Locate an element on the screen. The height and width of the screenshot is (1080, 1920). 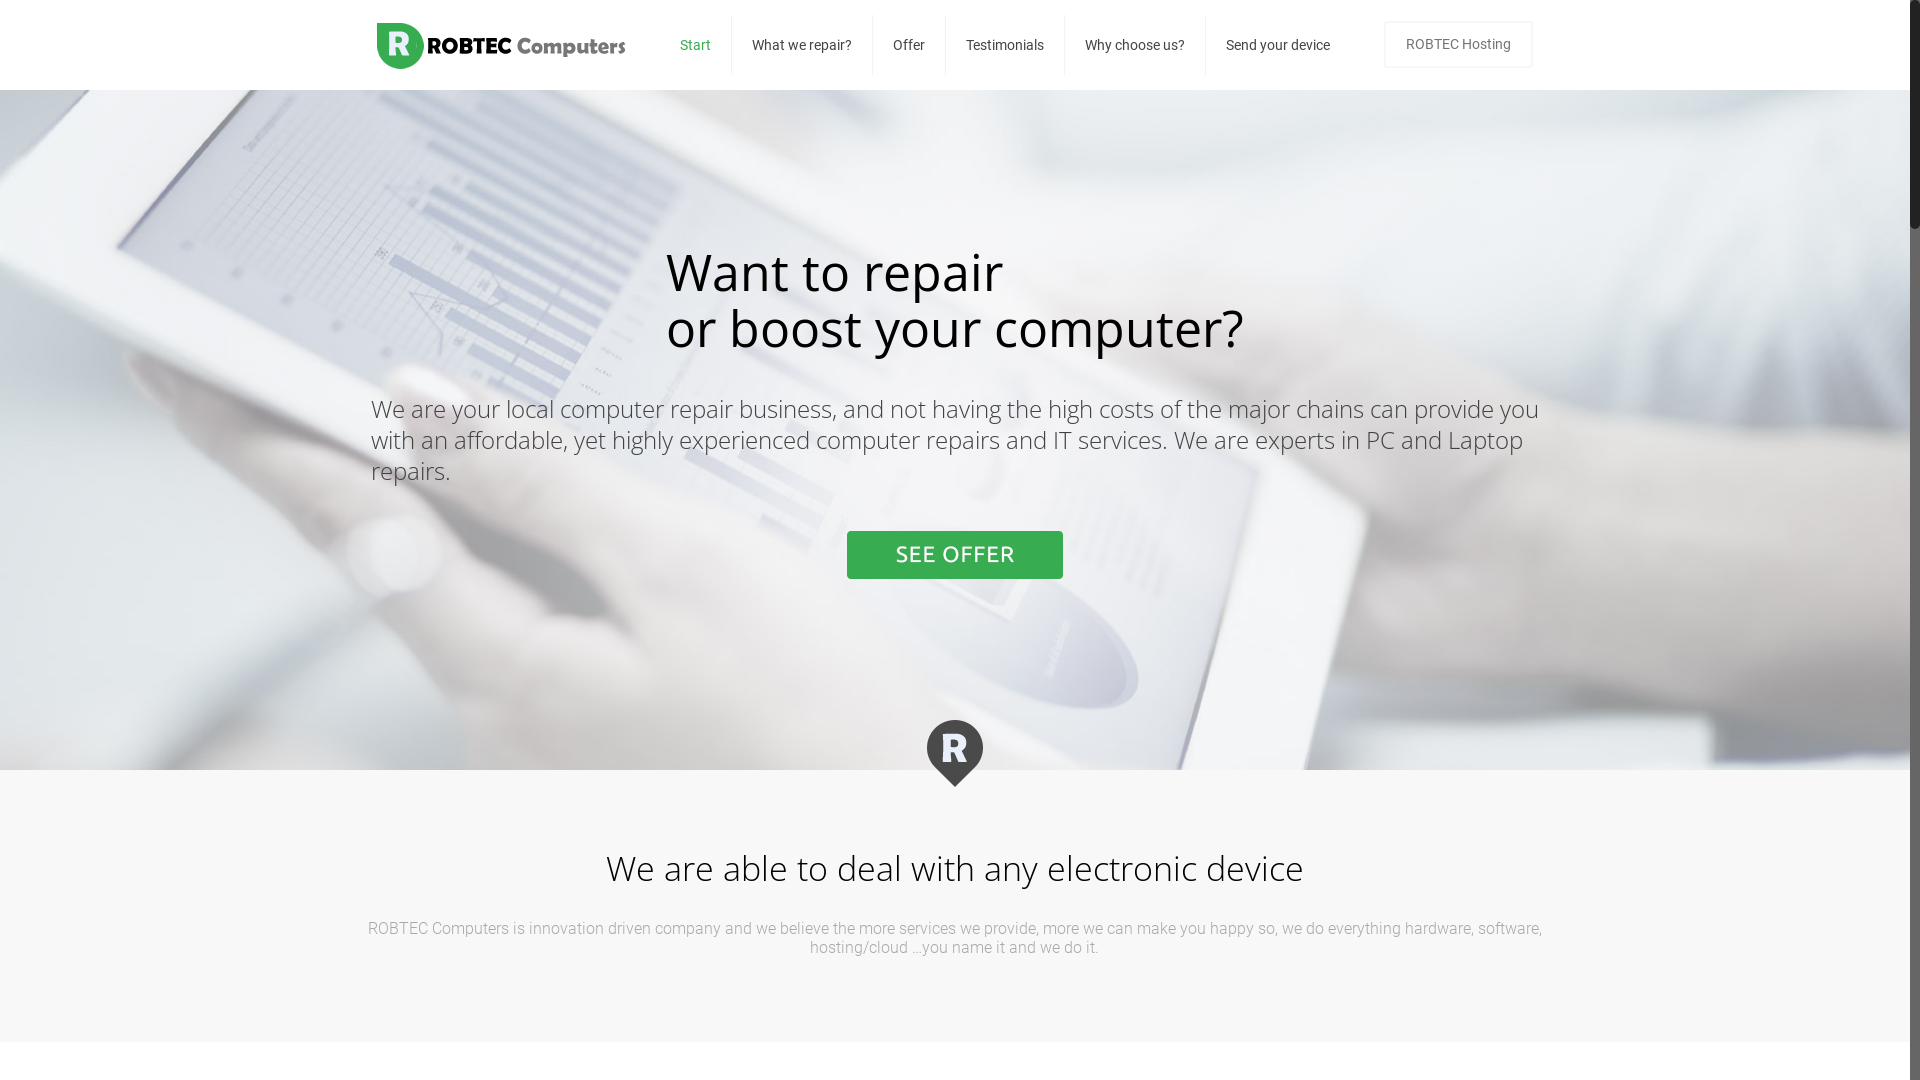
'ROBTEC Hosting' is located at coordinates (1458, 44).